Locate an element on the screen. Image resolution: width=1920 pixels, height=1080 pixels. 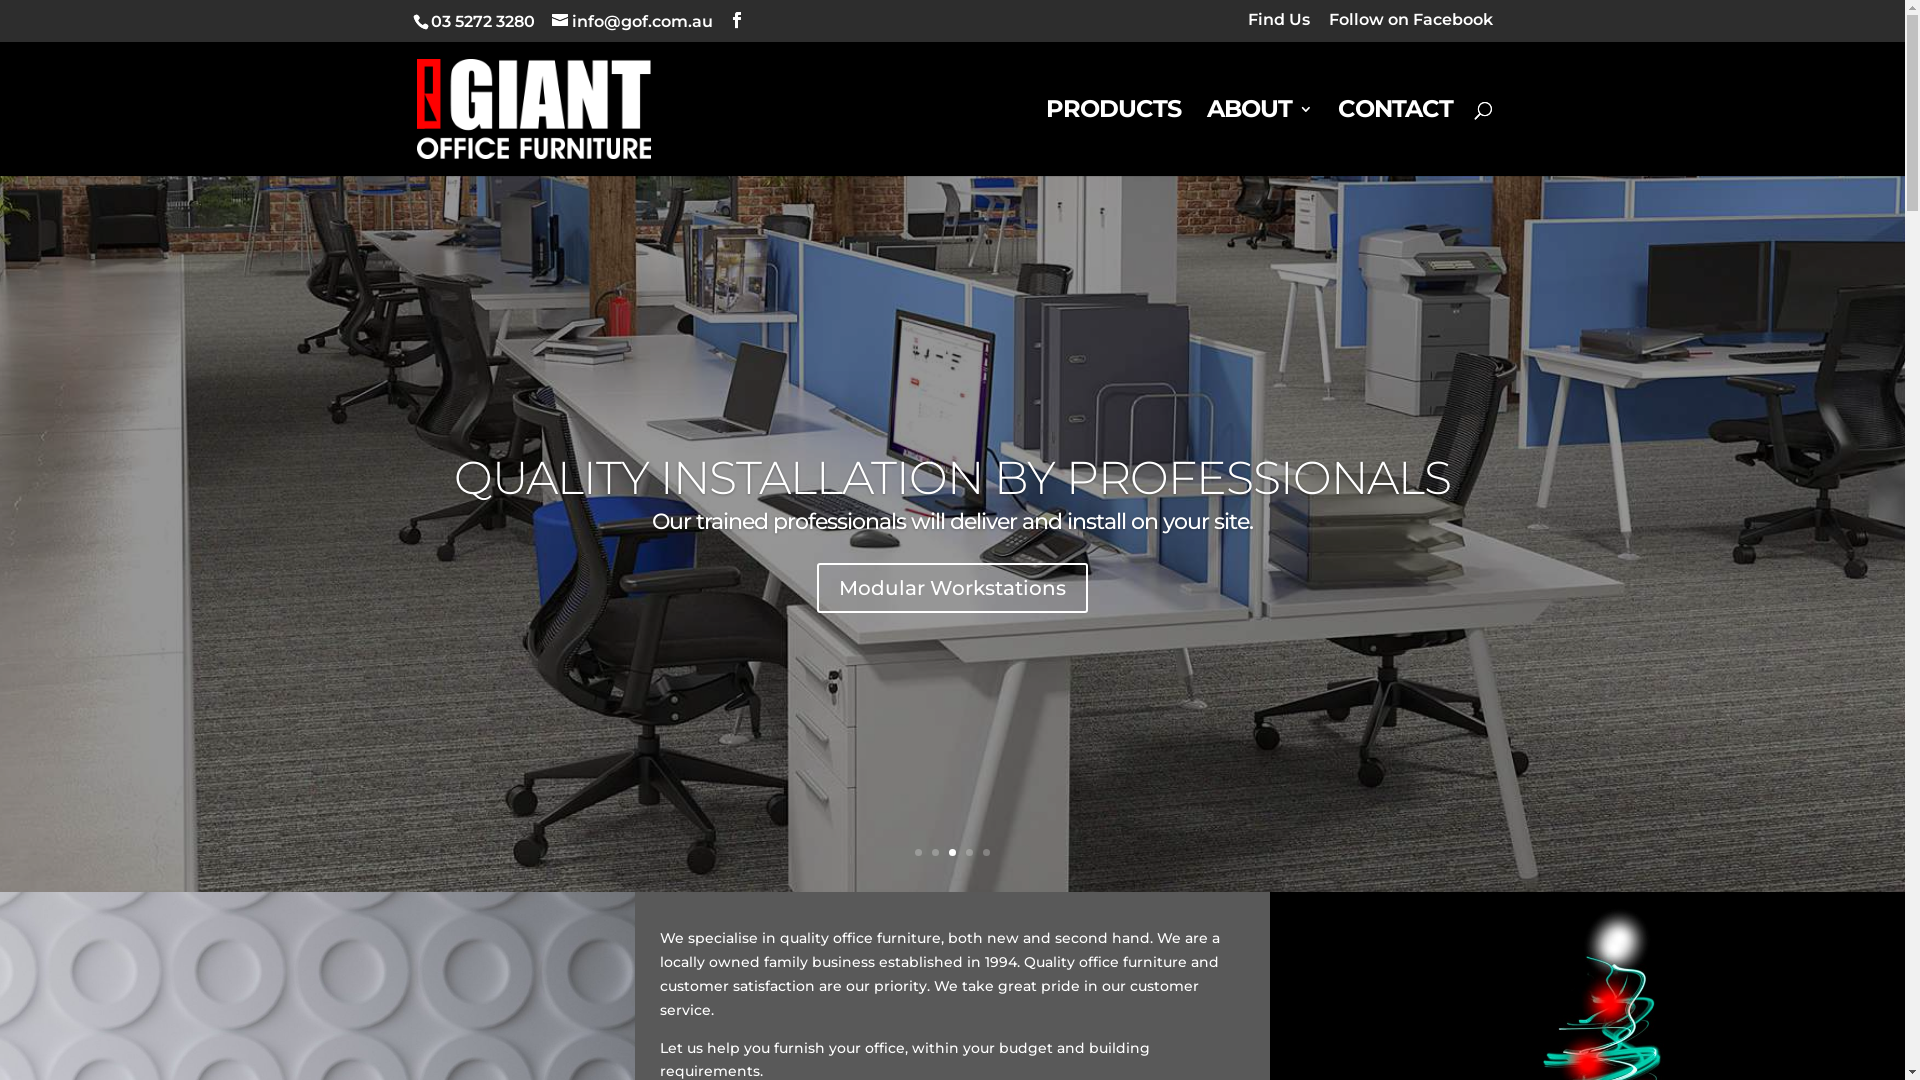
'info@gof.com.au' is located at coordinates (631, 21).